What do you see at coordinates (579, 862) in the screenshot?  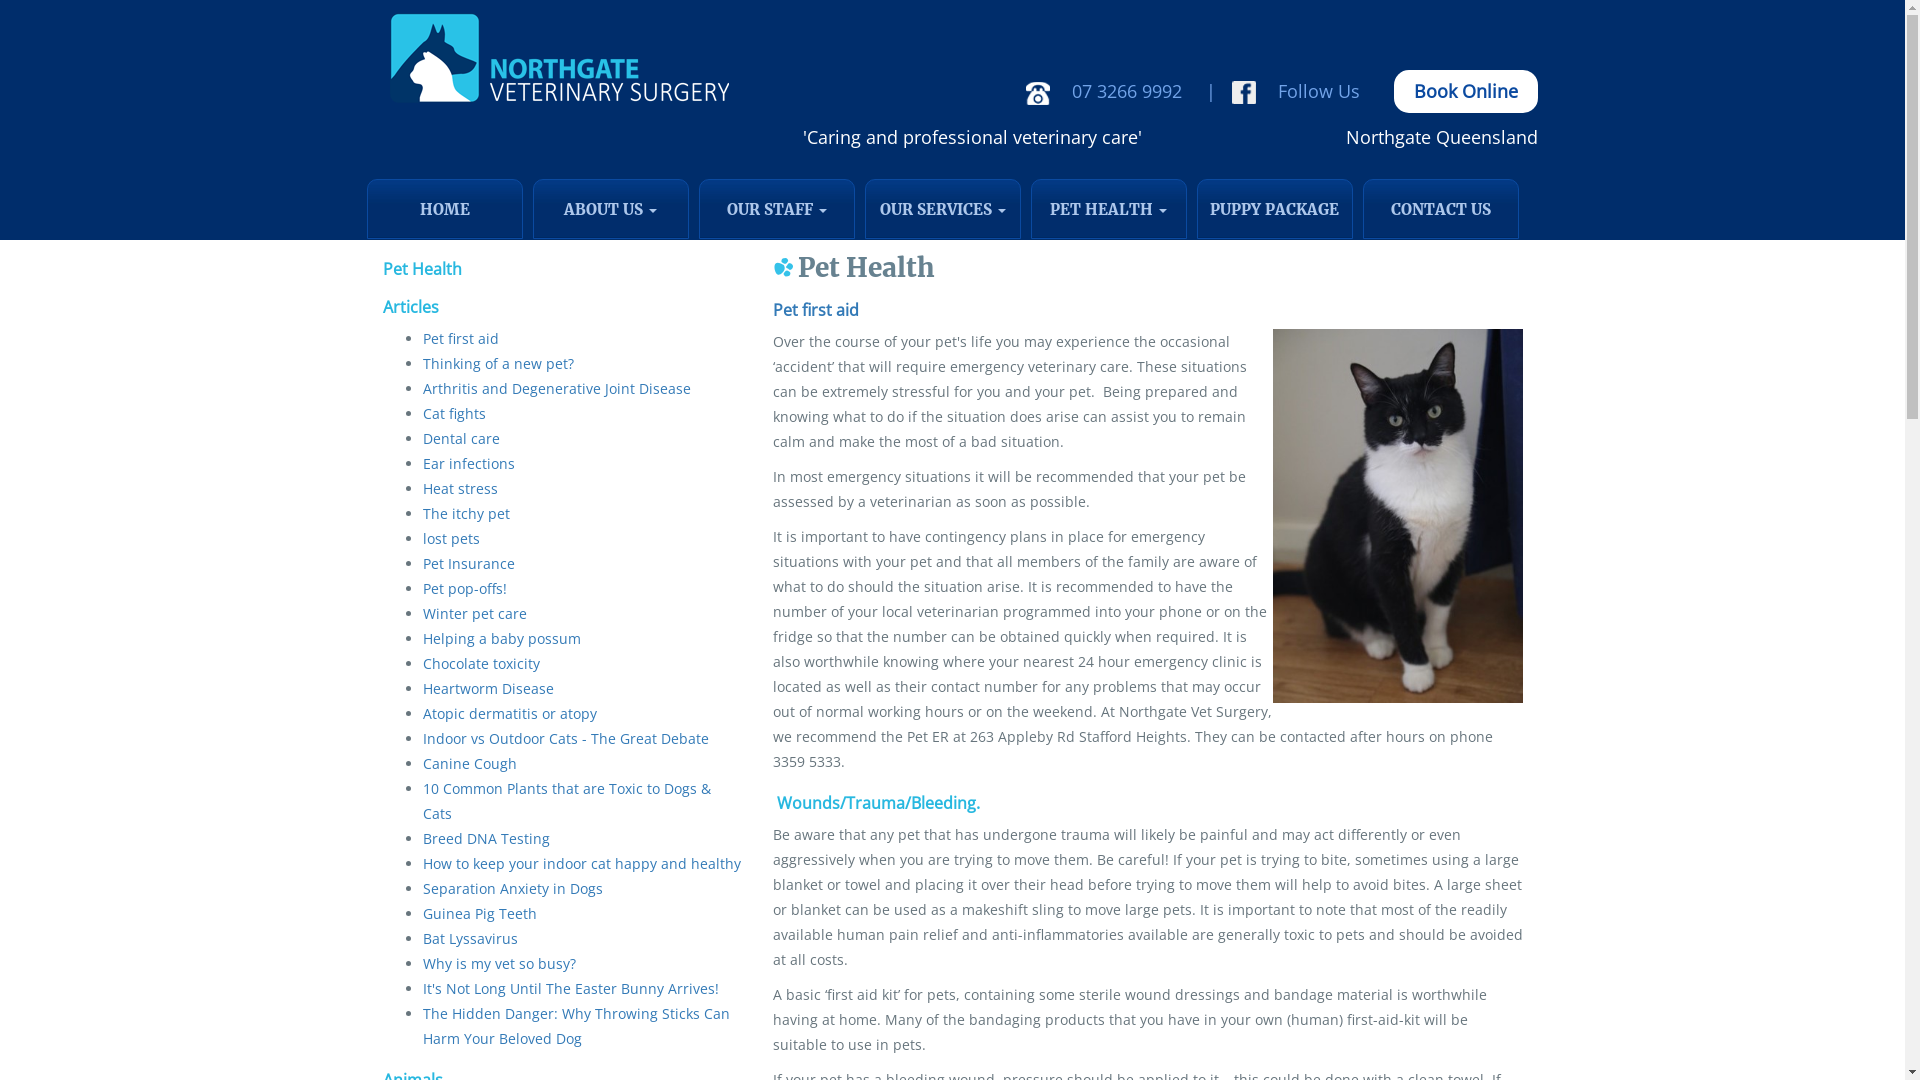 I see `'How to keep your indoor cat happy and healthy'` at bounding box center [579, 862].